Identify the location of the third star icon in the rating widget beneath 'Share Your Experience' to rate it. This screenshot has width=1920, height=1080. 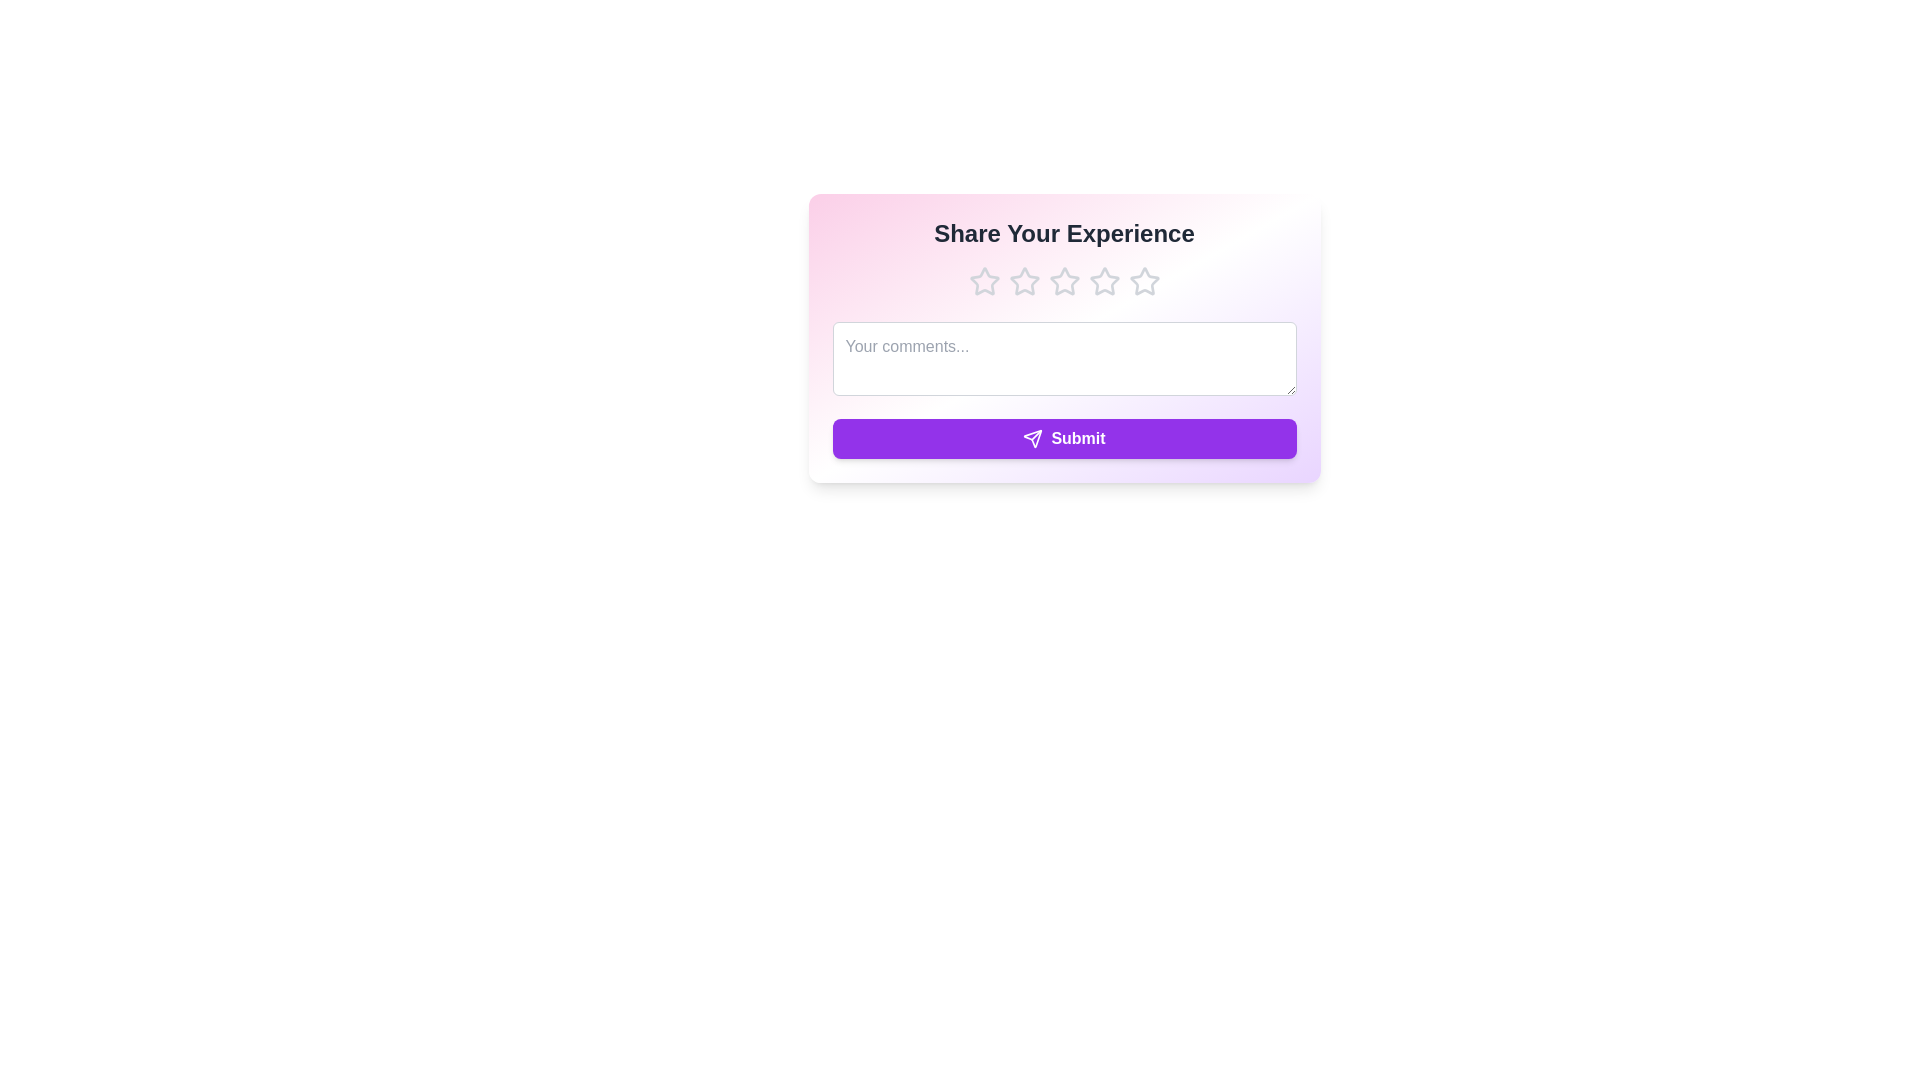
(1103, 281).